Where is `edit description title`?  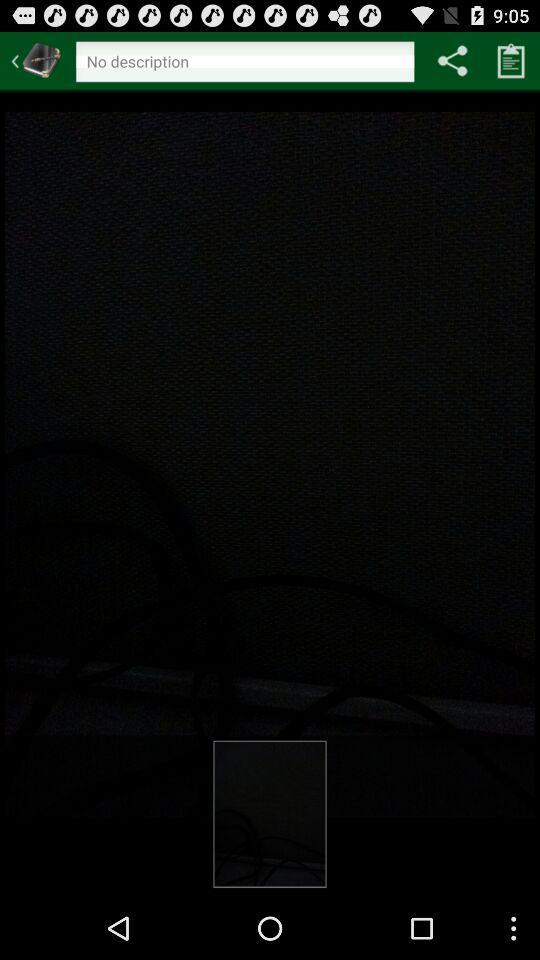
edit description title is located at coordinates (245, 64).